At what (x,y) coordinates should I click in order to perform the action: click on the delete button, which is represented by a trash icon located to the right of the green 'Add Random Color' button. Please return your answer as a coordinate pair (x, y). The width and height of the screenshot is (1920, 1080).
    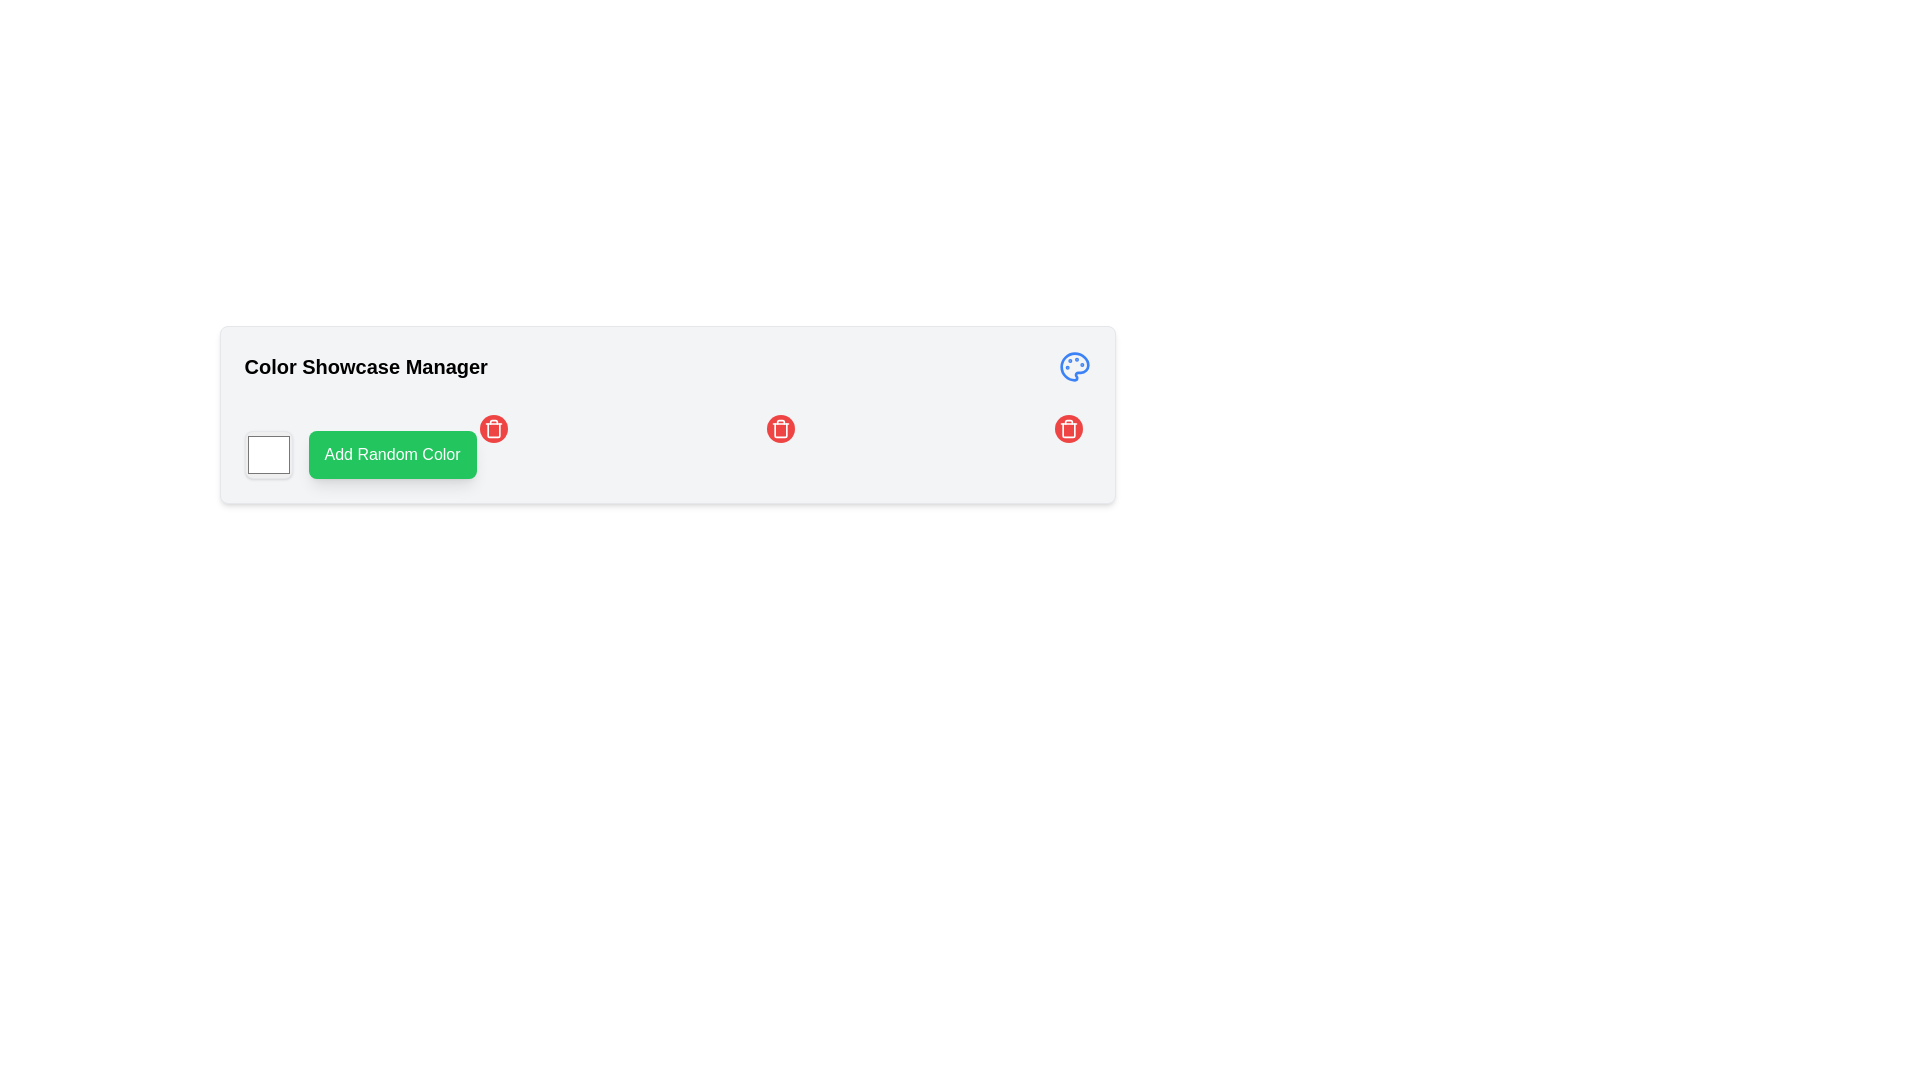
    Looking at the image, I should click on (493, 429).